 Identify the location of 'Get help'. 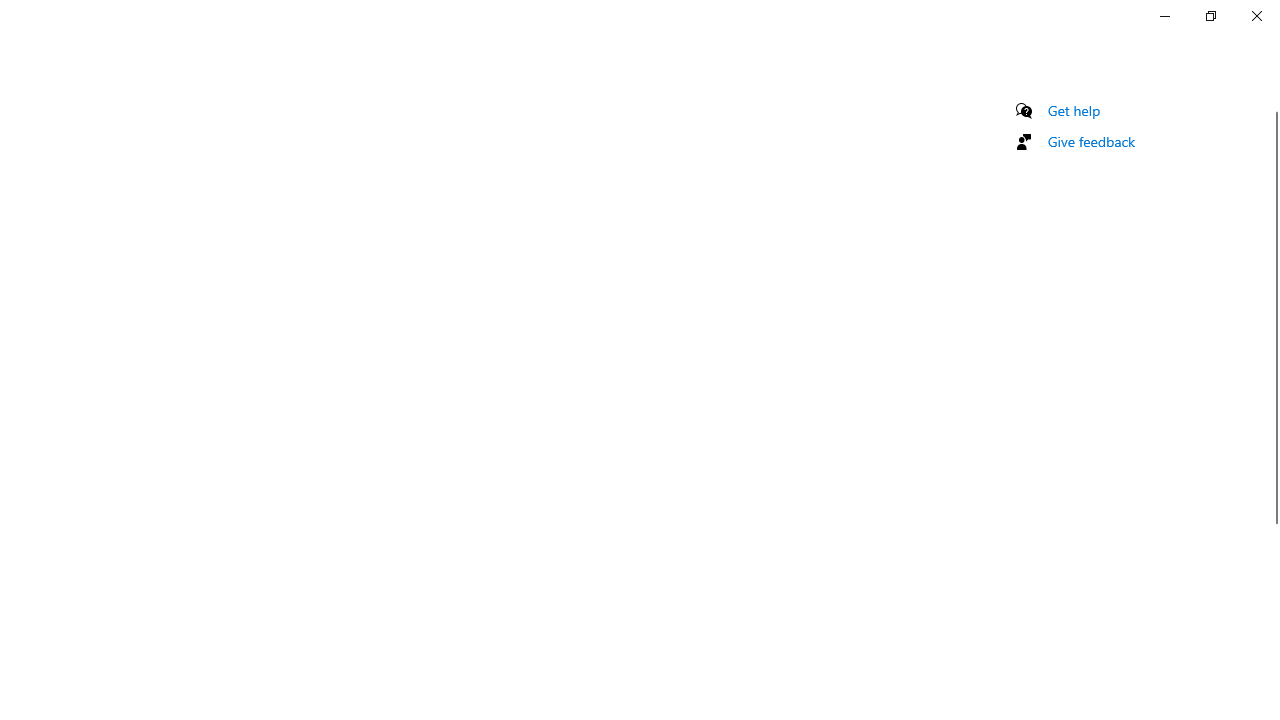
(1073, 110).